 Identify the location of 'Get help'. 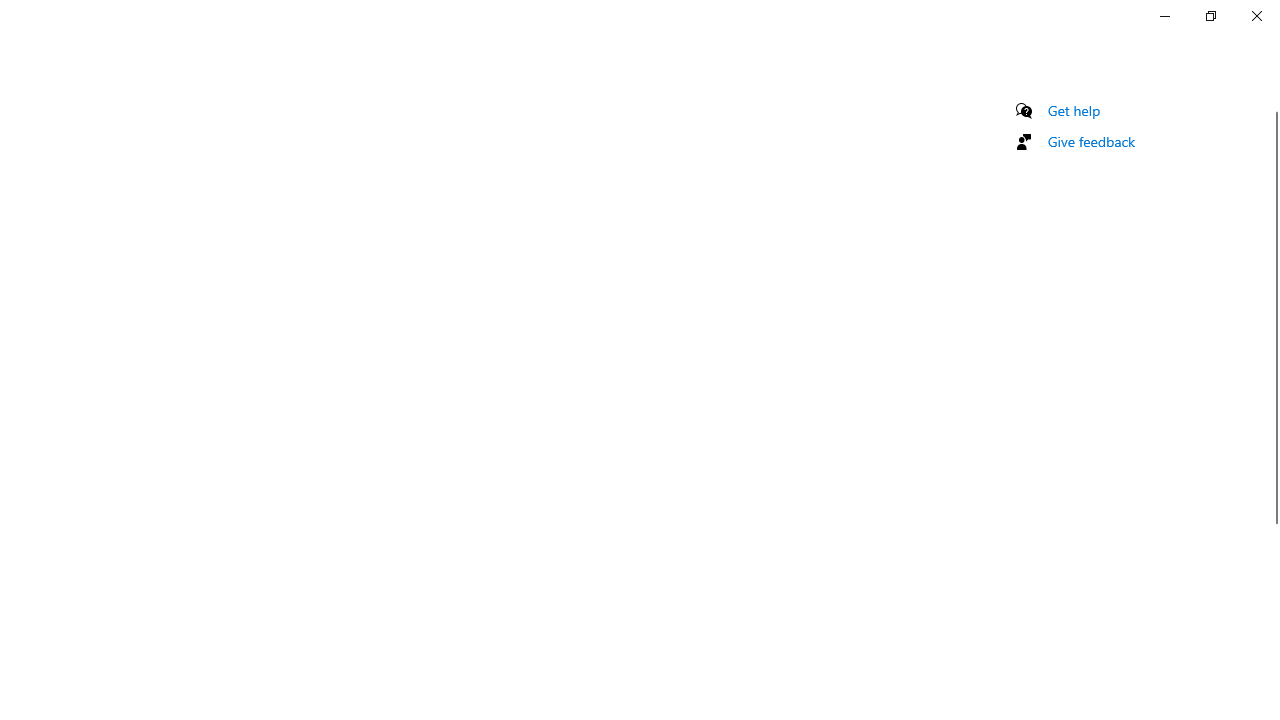
(1073, 110).